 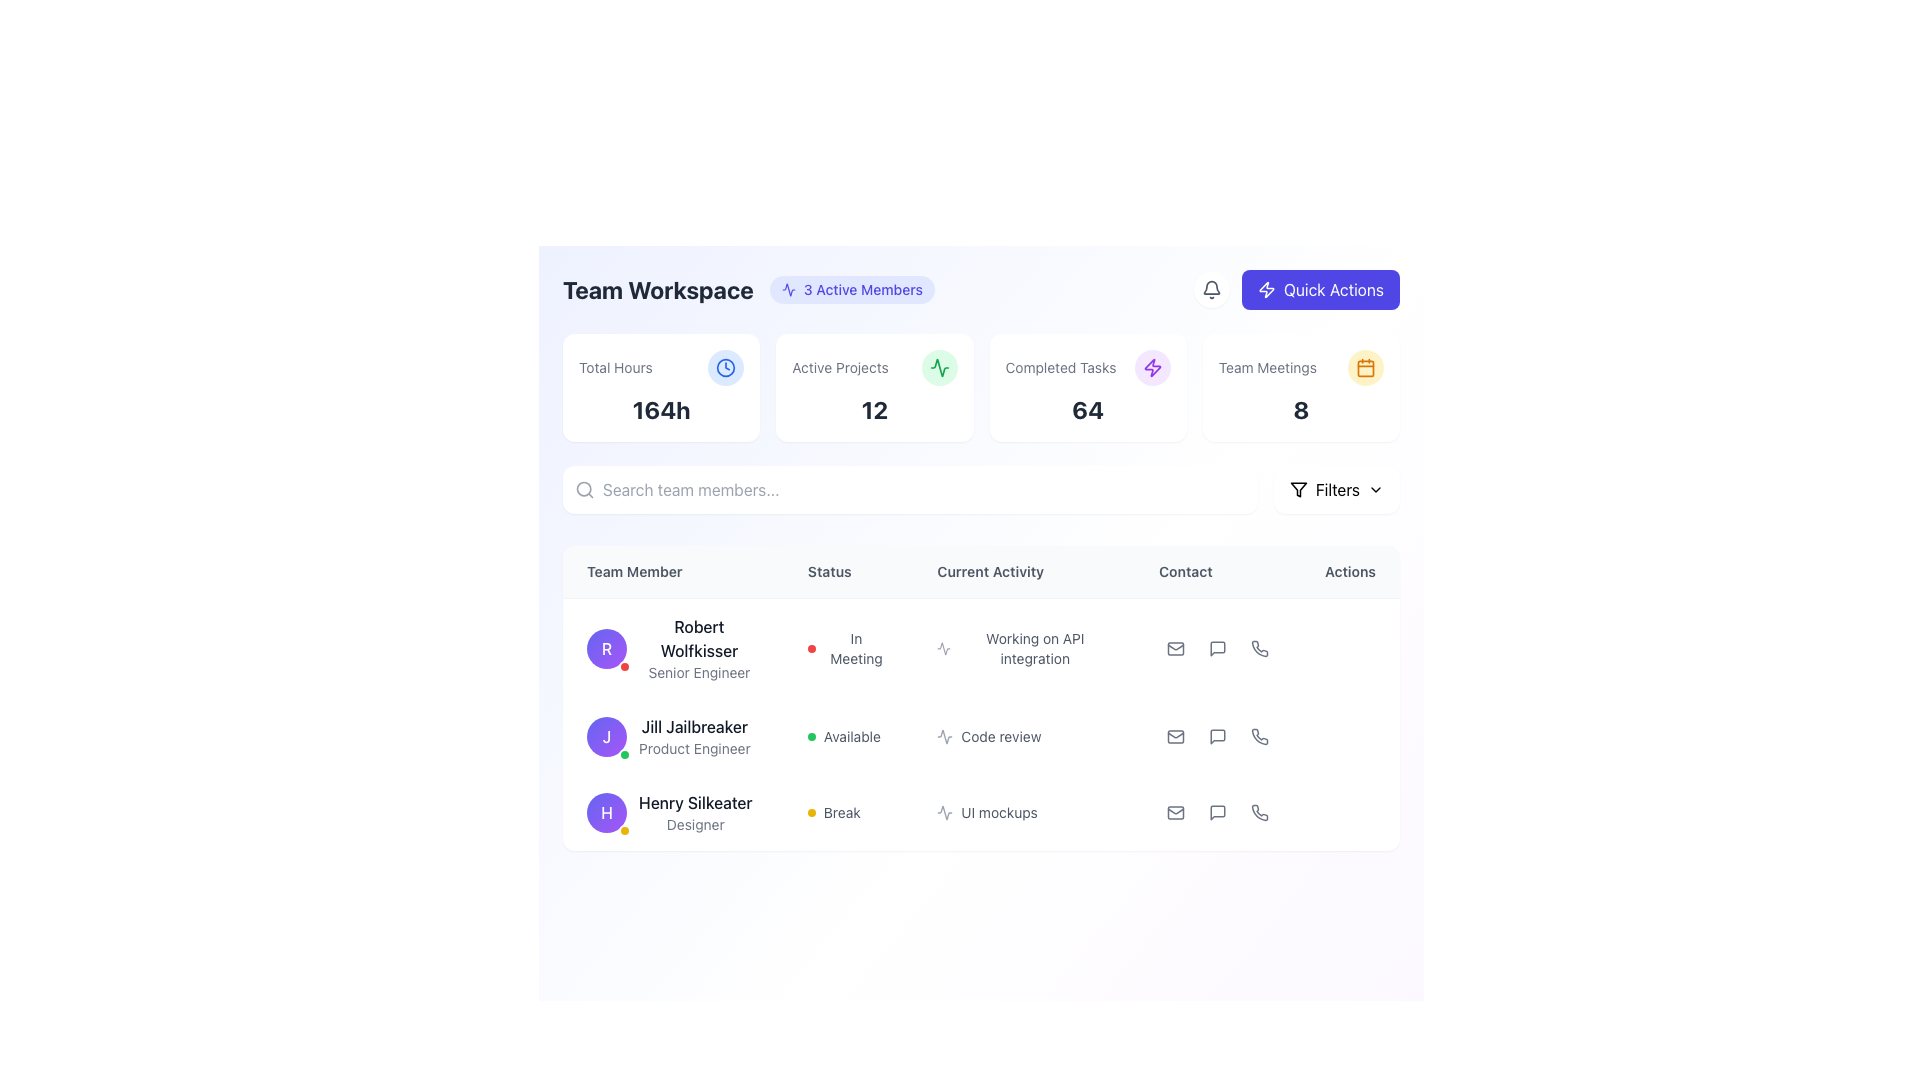 What do you see at coordinates (673, 813) in the screenshot?
I see `to select or highlight the Profile card item for the team member, which is the third entry in the 'Team Member' section of the list, showing their profile avatar, name, and role designation` at bounding box center [673, 813].